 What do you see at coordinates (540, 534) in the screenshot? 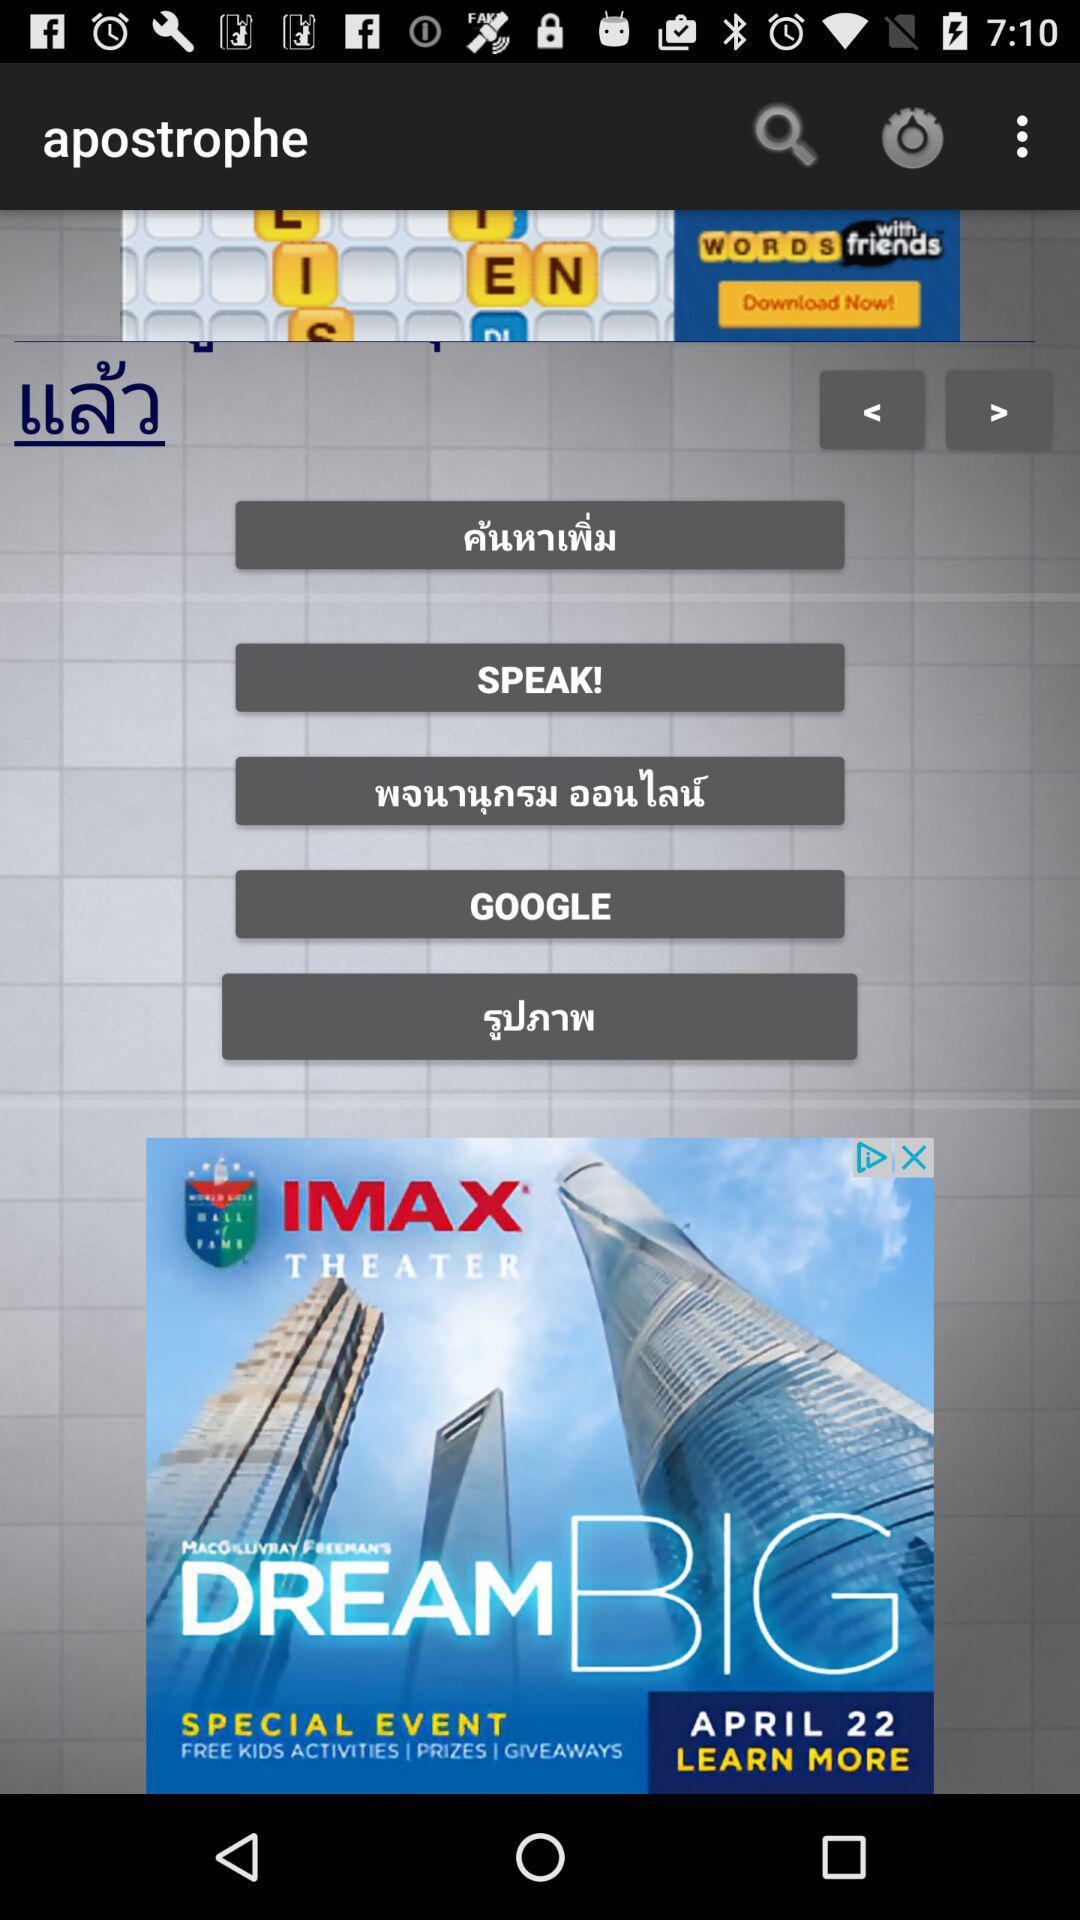
I see `first option` at bounding box center [540, 534].